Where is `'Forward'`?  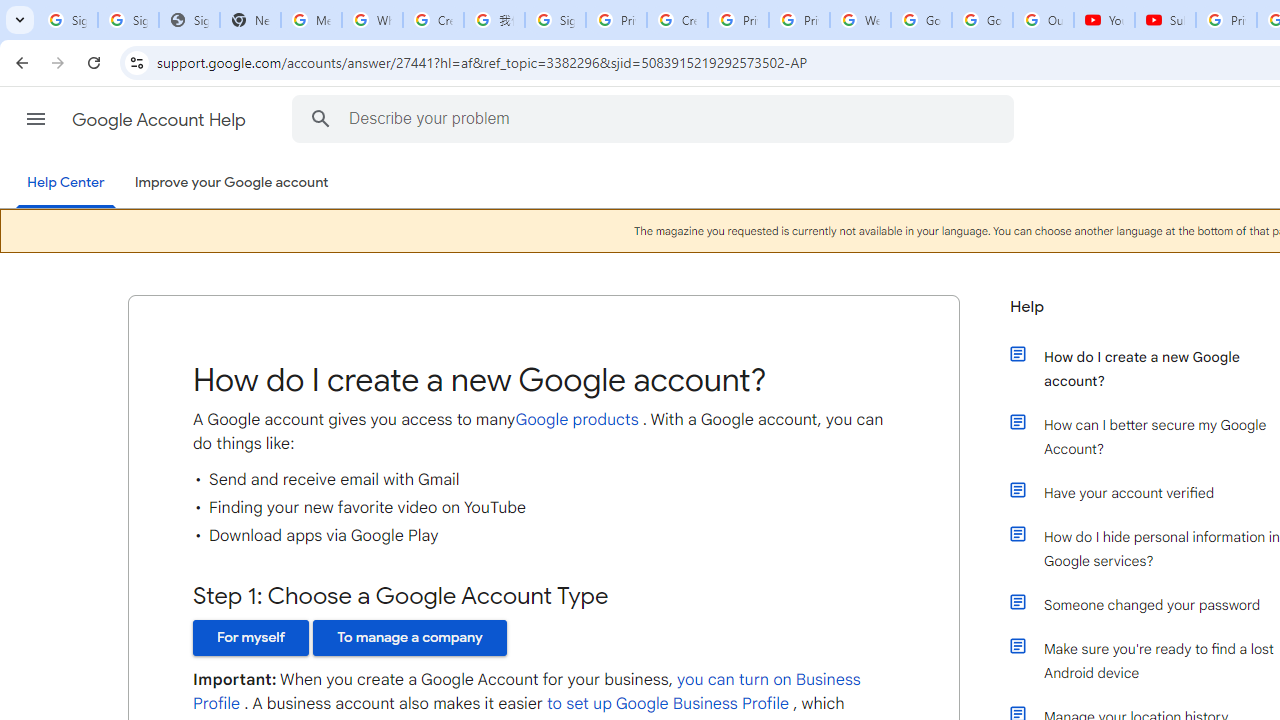 'Forward' is located at coordinates (58, 61).